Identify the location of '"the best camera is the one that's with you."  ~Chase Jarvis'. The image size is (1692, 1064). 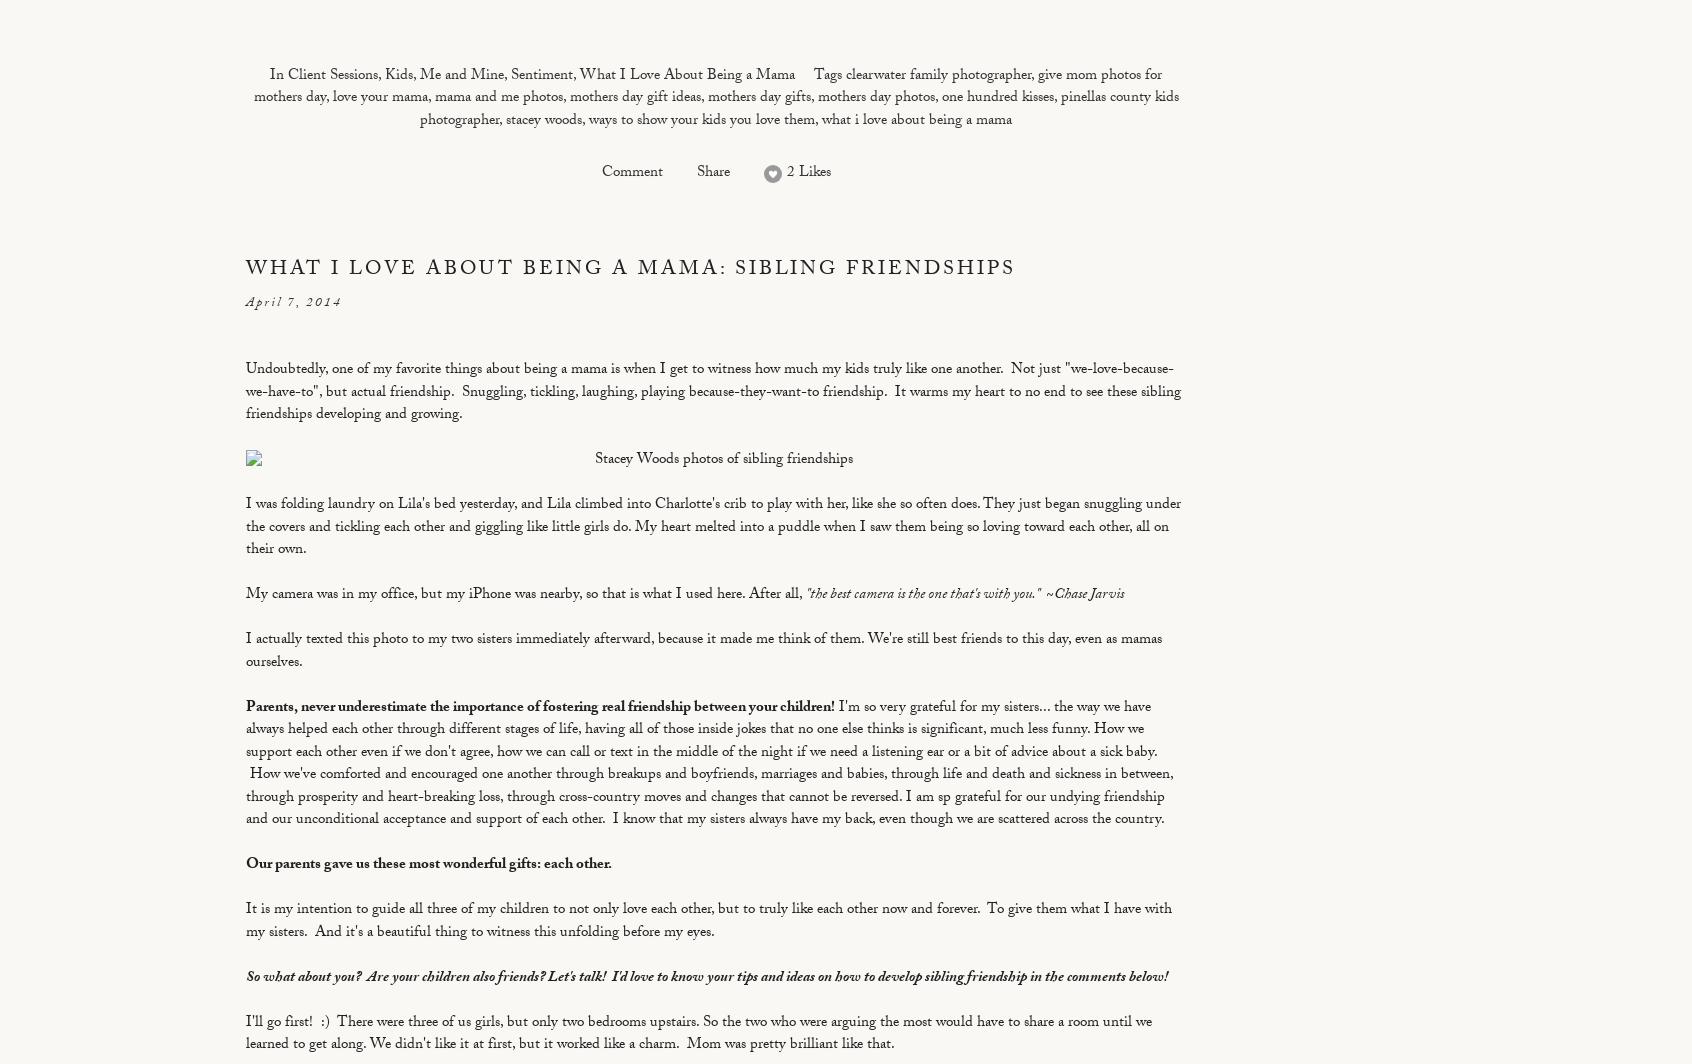
(964, 596).